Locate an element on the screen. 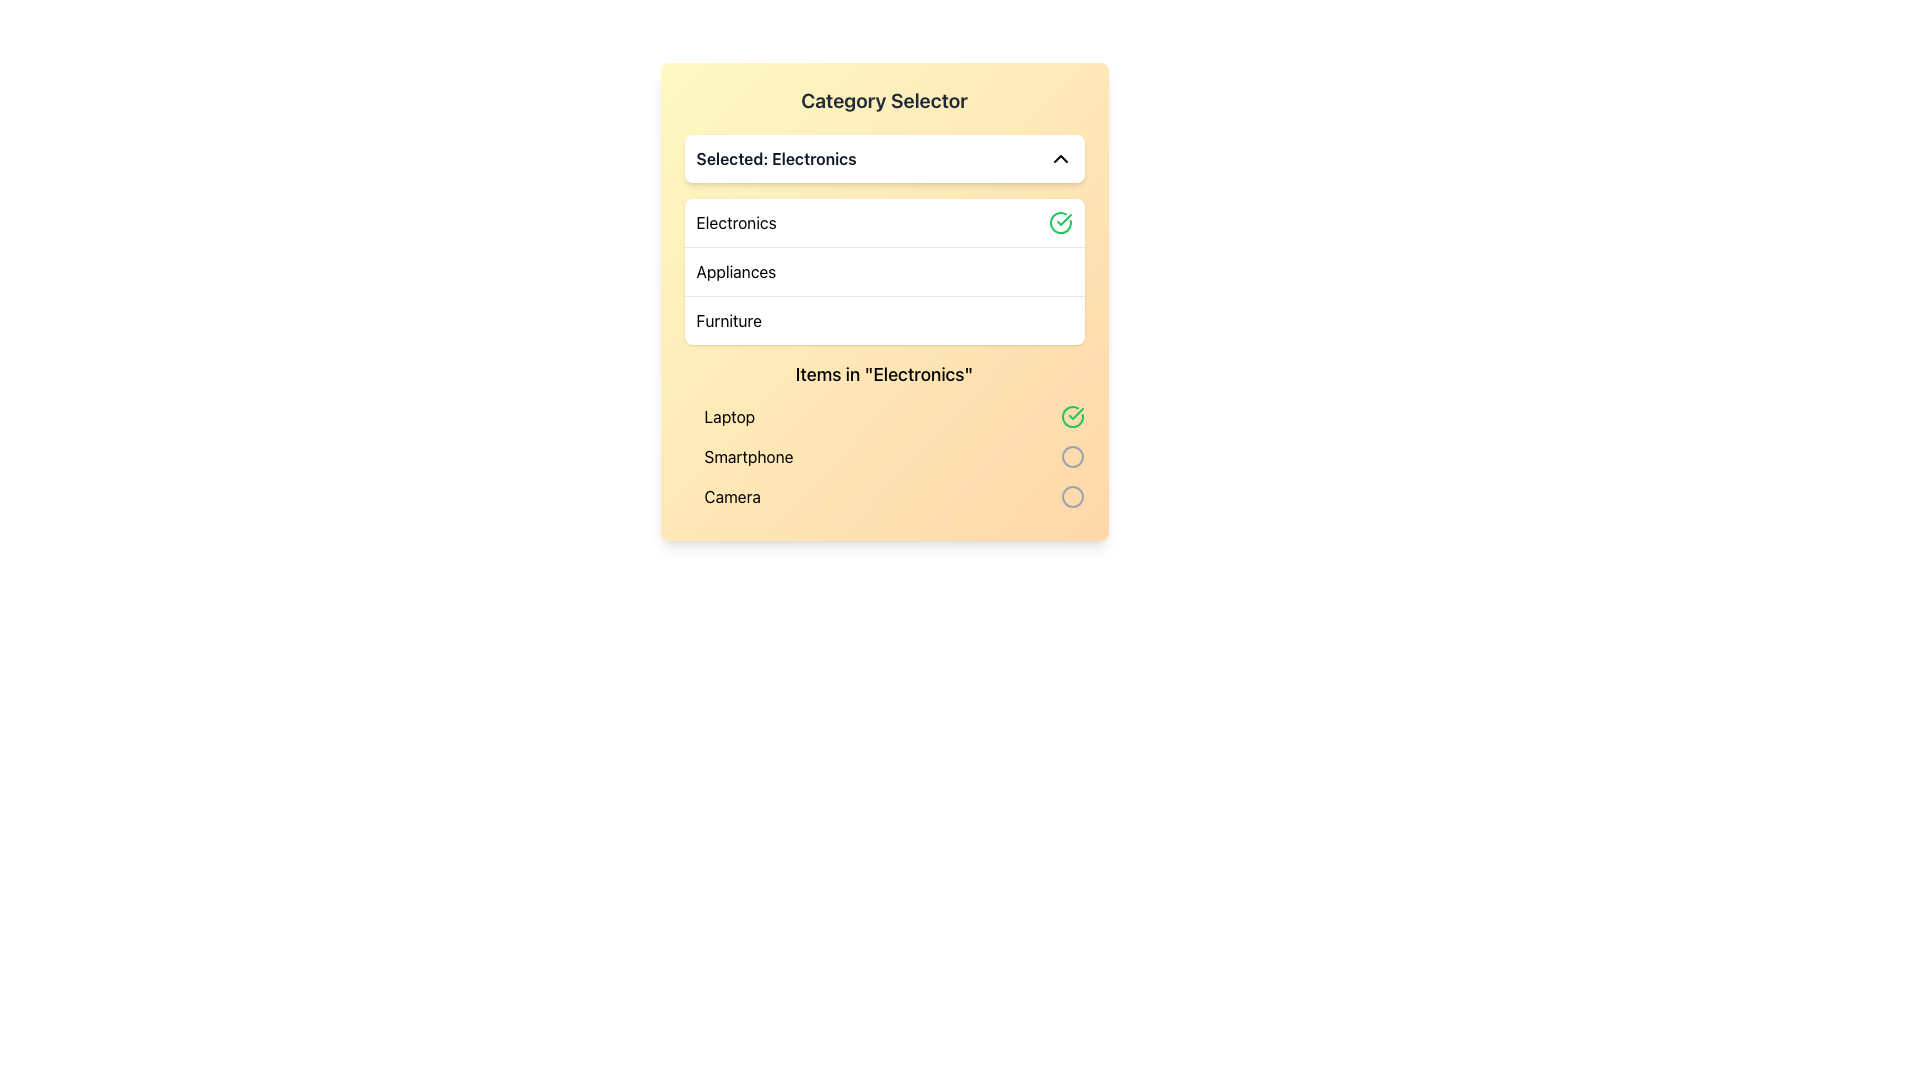  the Text Label displaying 'Items in "Electronics"' which is styled with a medium font size and located below the category selection menu is located at coordinates (883, 374).